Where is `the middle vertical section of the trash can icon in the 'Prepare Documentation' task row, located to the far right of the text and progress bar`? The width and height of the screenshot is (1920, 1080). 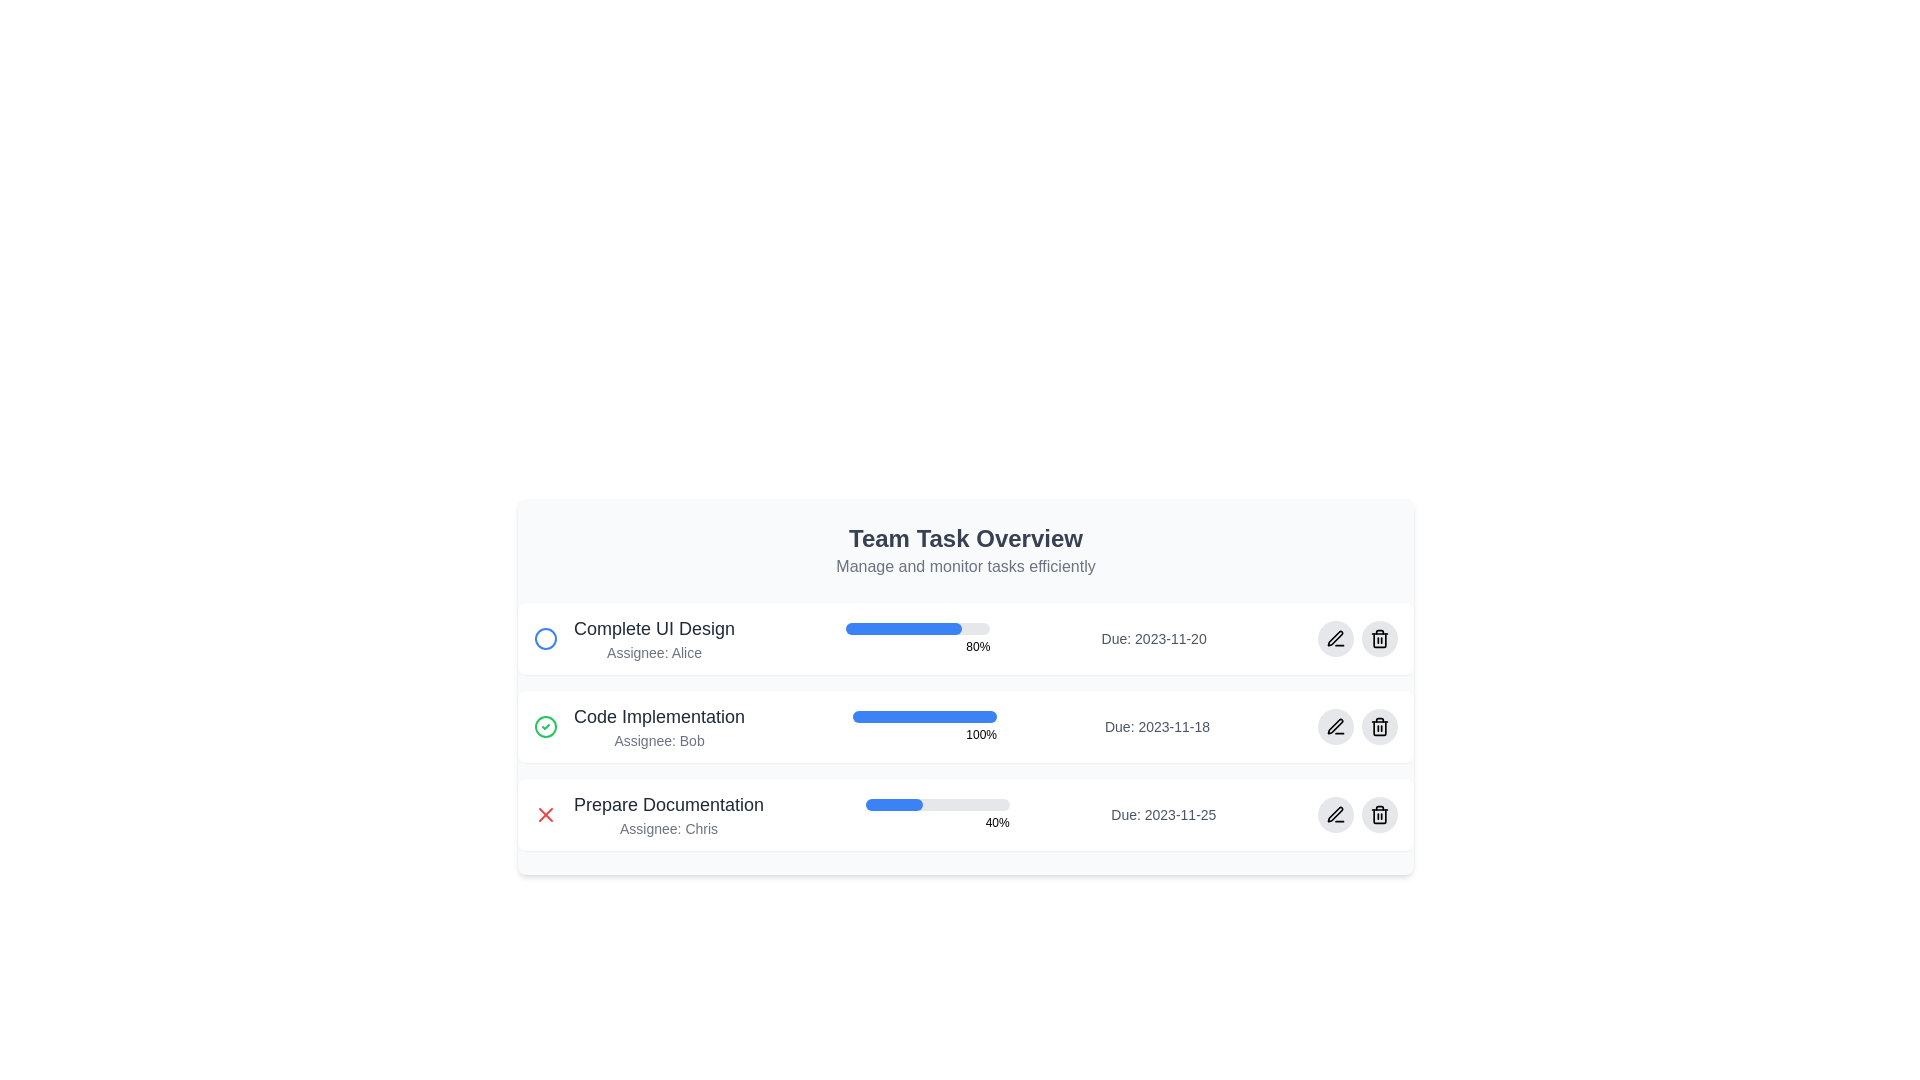
the middle vertical section of the trash can icon in the 'Prepare Documentation' task row, located to the far right of the text and progress bar is located at coordinates (1378, 816).